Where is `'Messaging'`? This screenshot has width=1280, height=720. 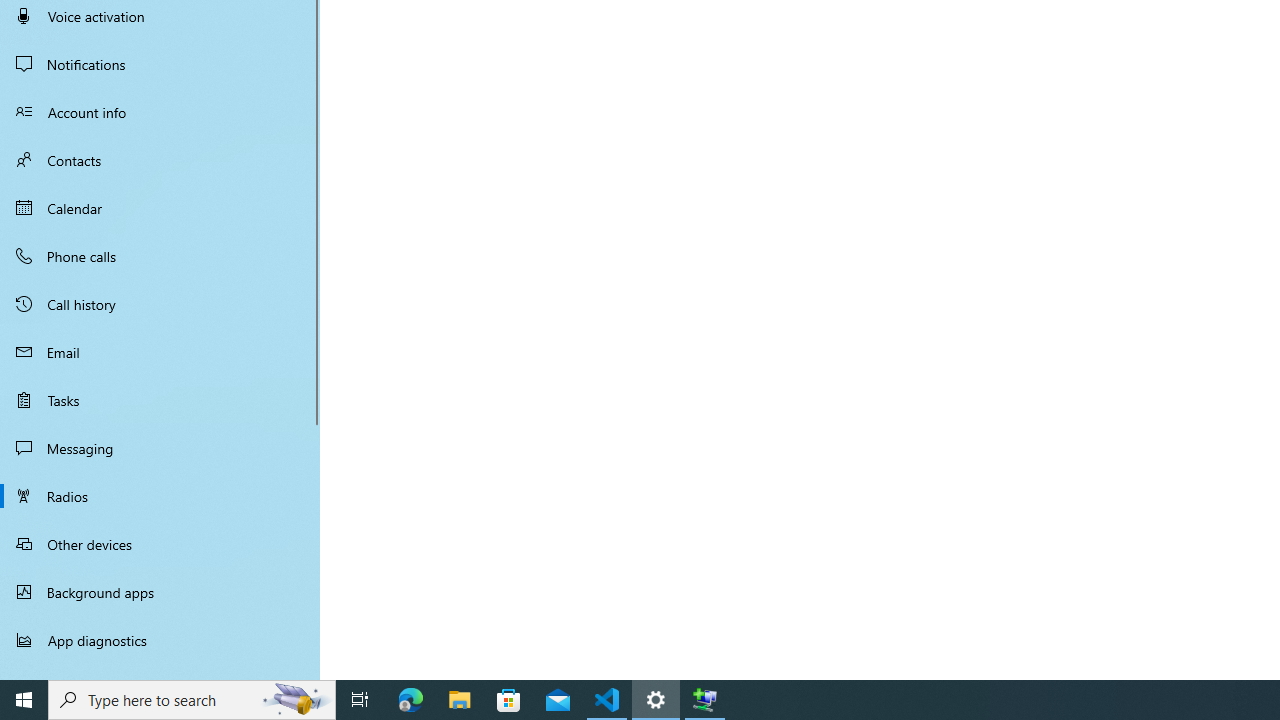 'Messaging' is located at coordinates (160, 447).